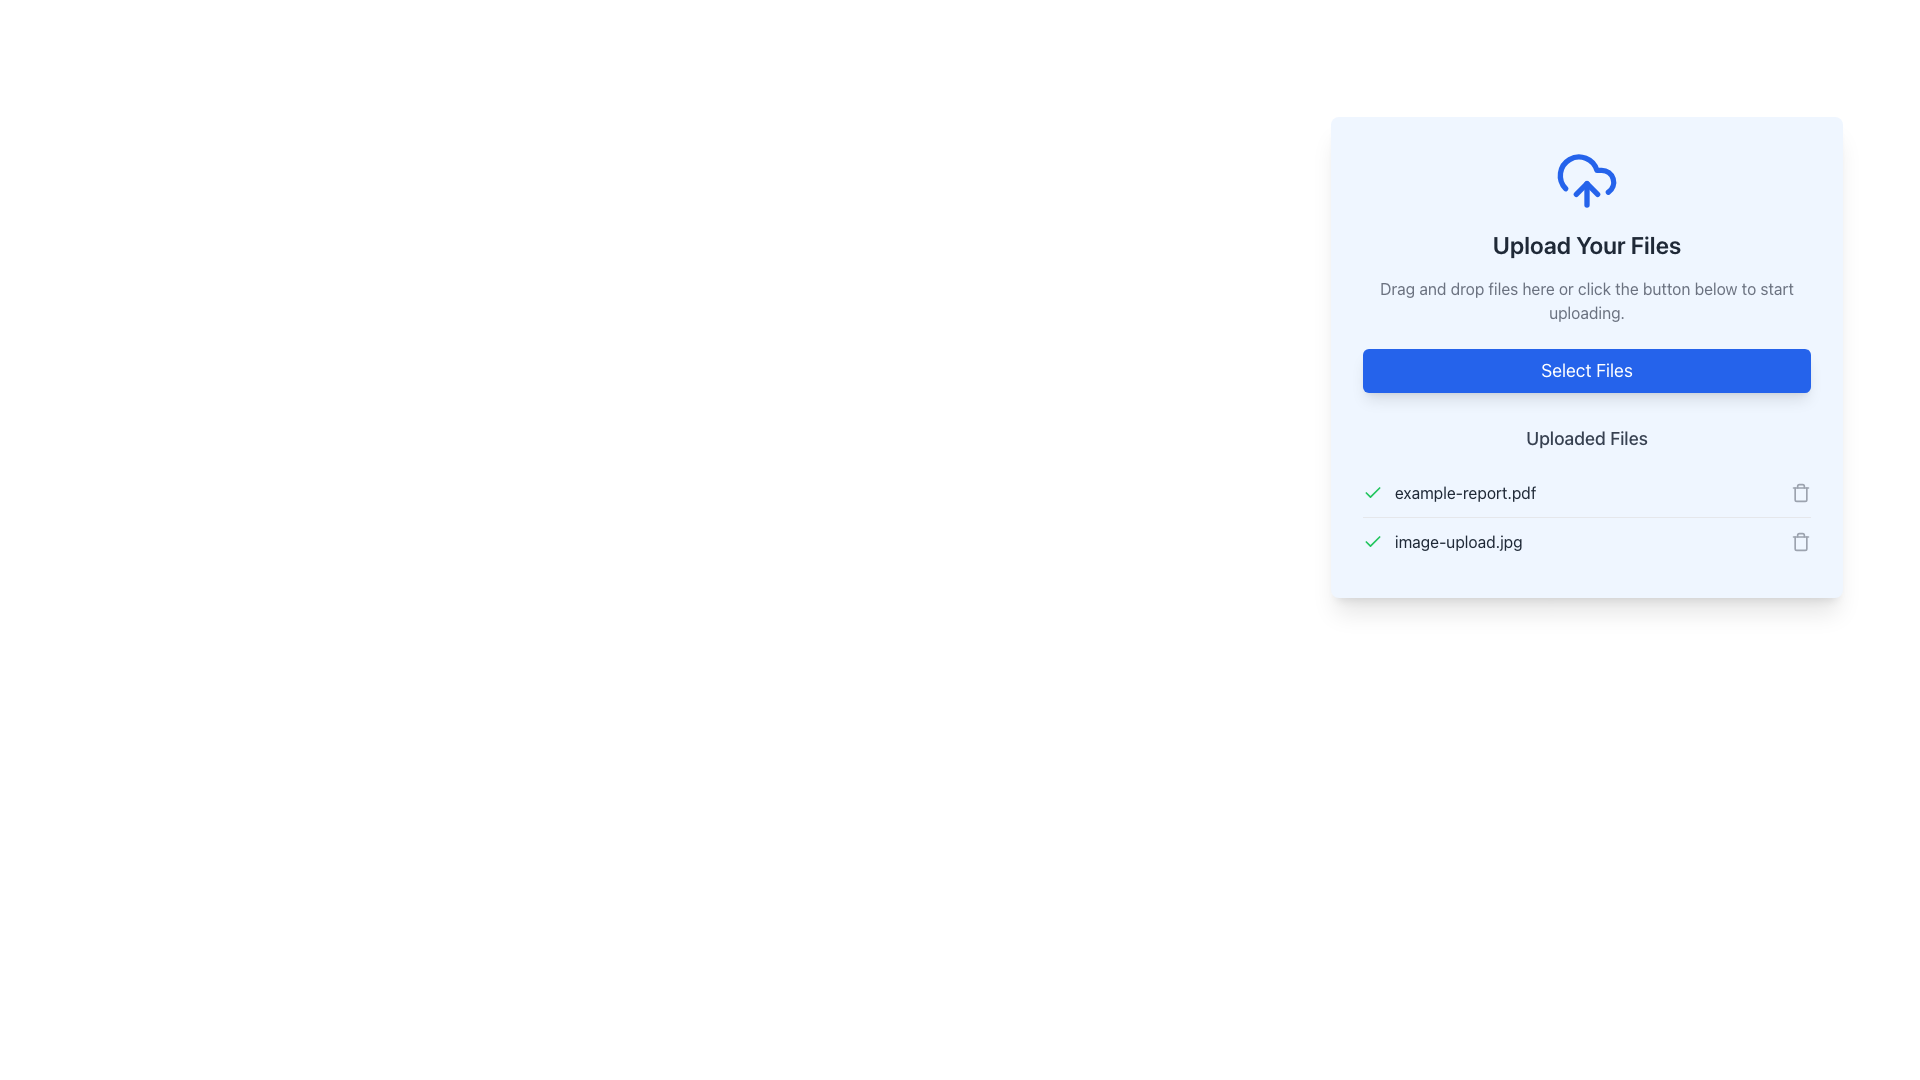 The width and height of the screenshot is (1920, 1080). Describe the element at coordinates (1586, 438) in the screenshot. I see `the text label or header that identifies the section for uploaded files, located beneath the 'Select Files' button` at that location.